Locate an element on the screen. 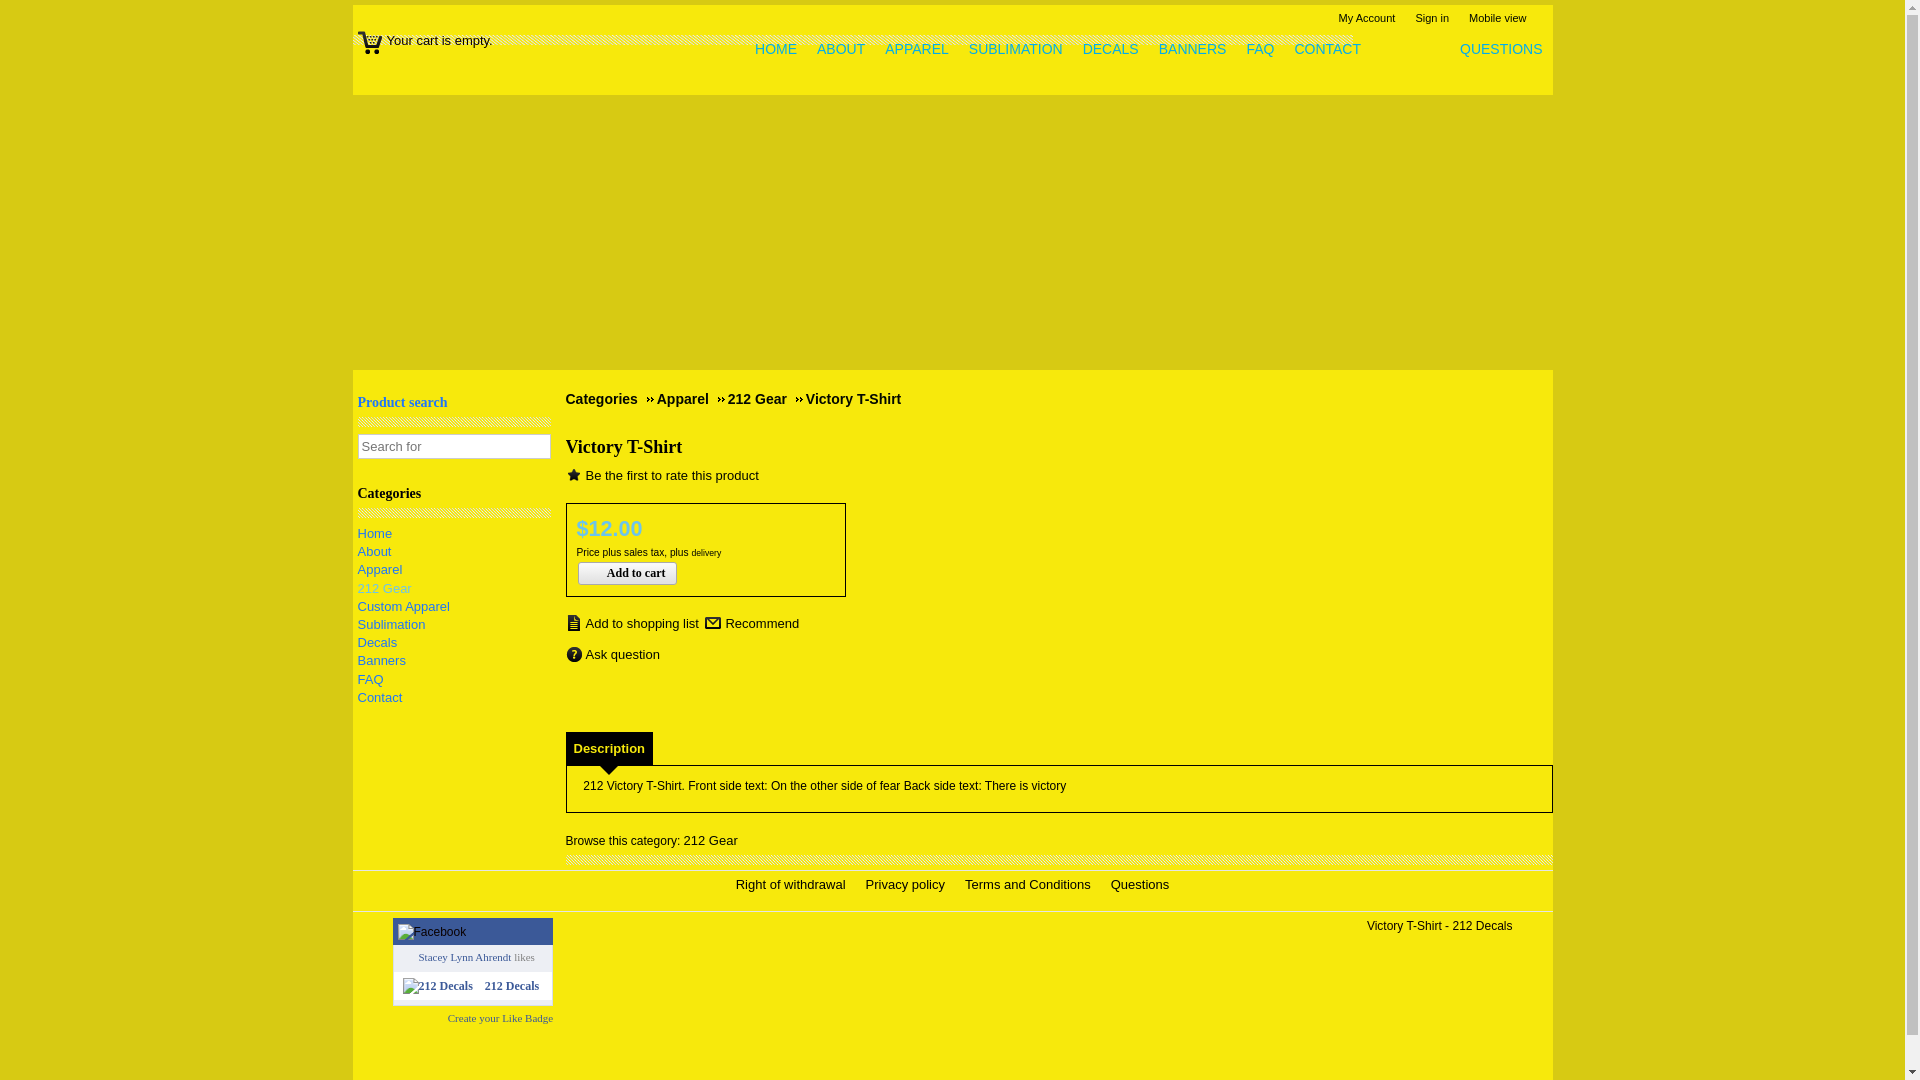 This screenshot has height=1080, width=1920. 'Description' is located at coordinates (565, 748).